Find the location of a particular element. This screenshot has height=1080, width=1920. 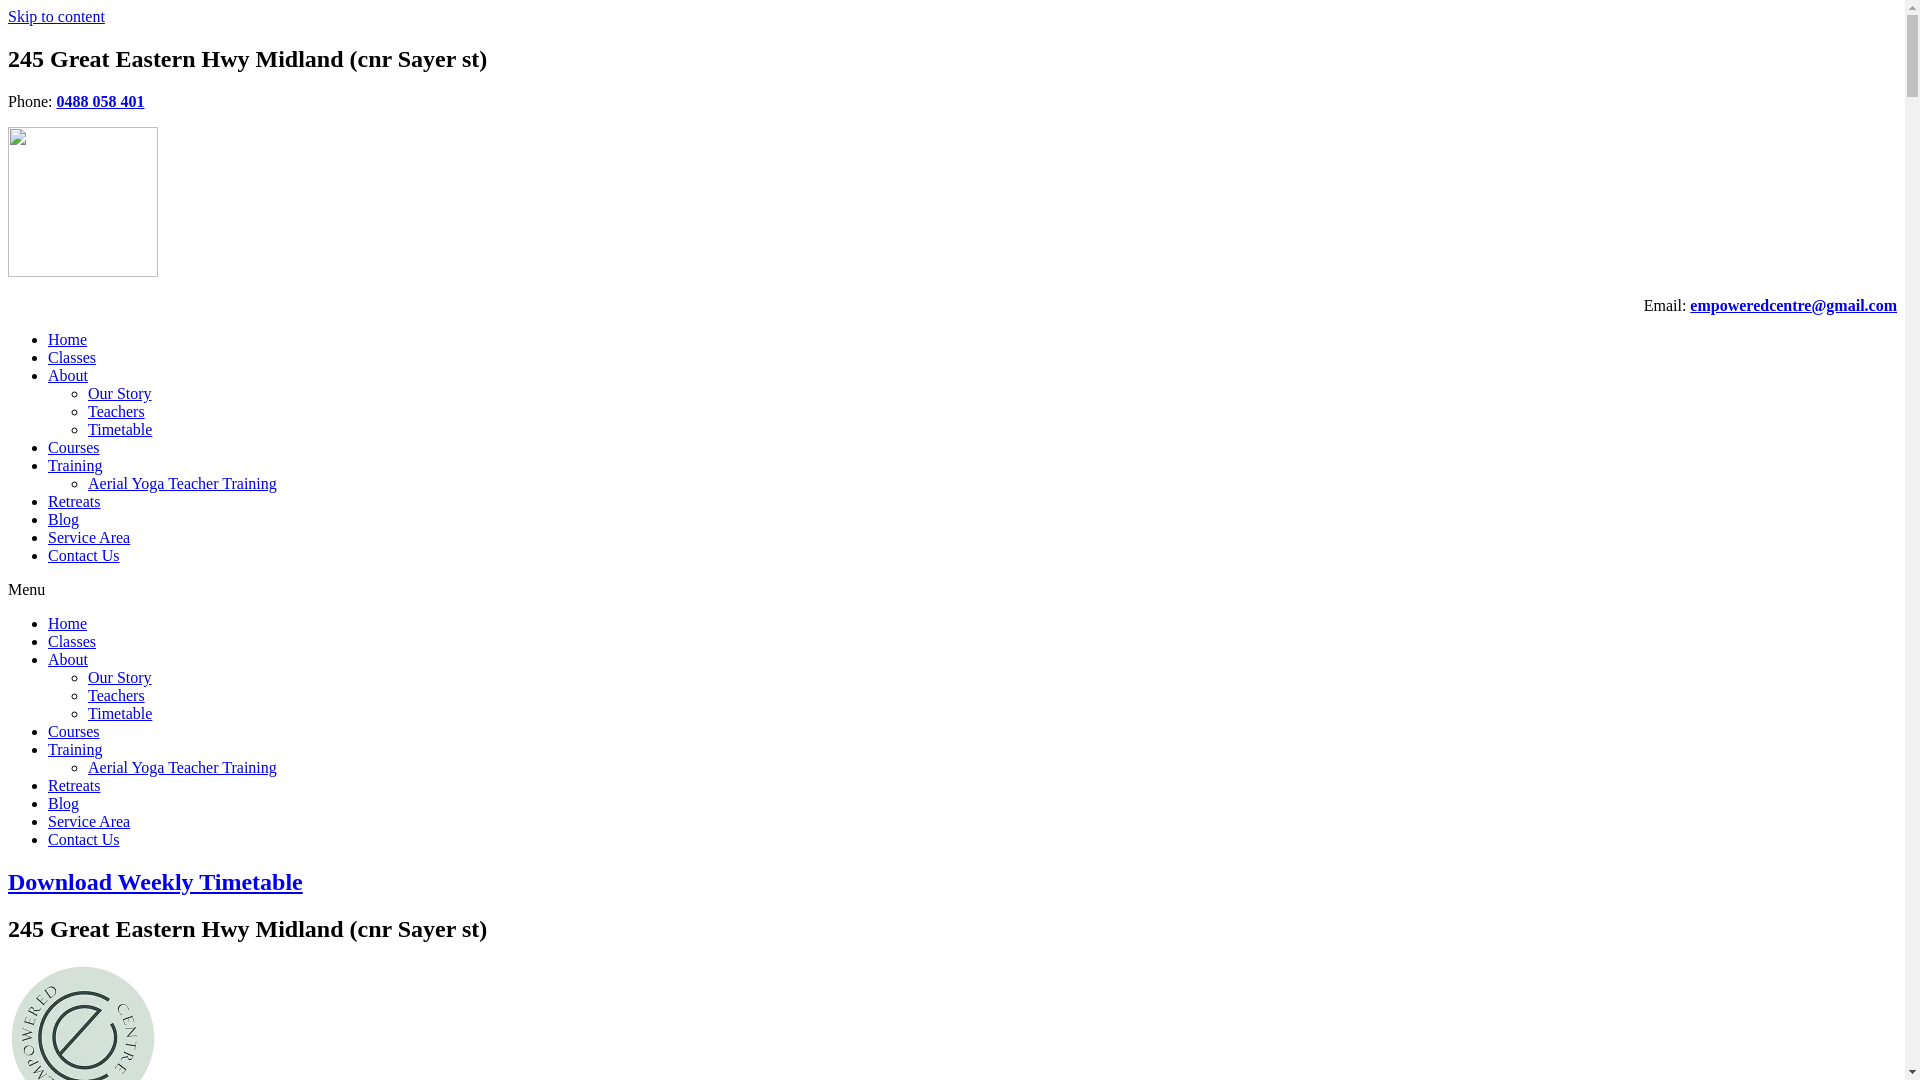

'Home' is located at coordinates (67, 622).